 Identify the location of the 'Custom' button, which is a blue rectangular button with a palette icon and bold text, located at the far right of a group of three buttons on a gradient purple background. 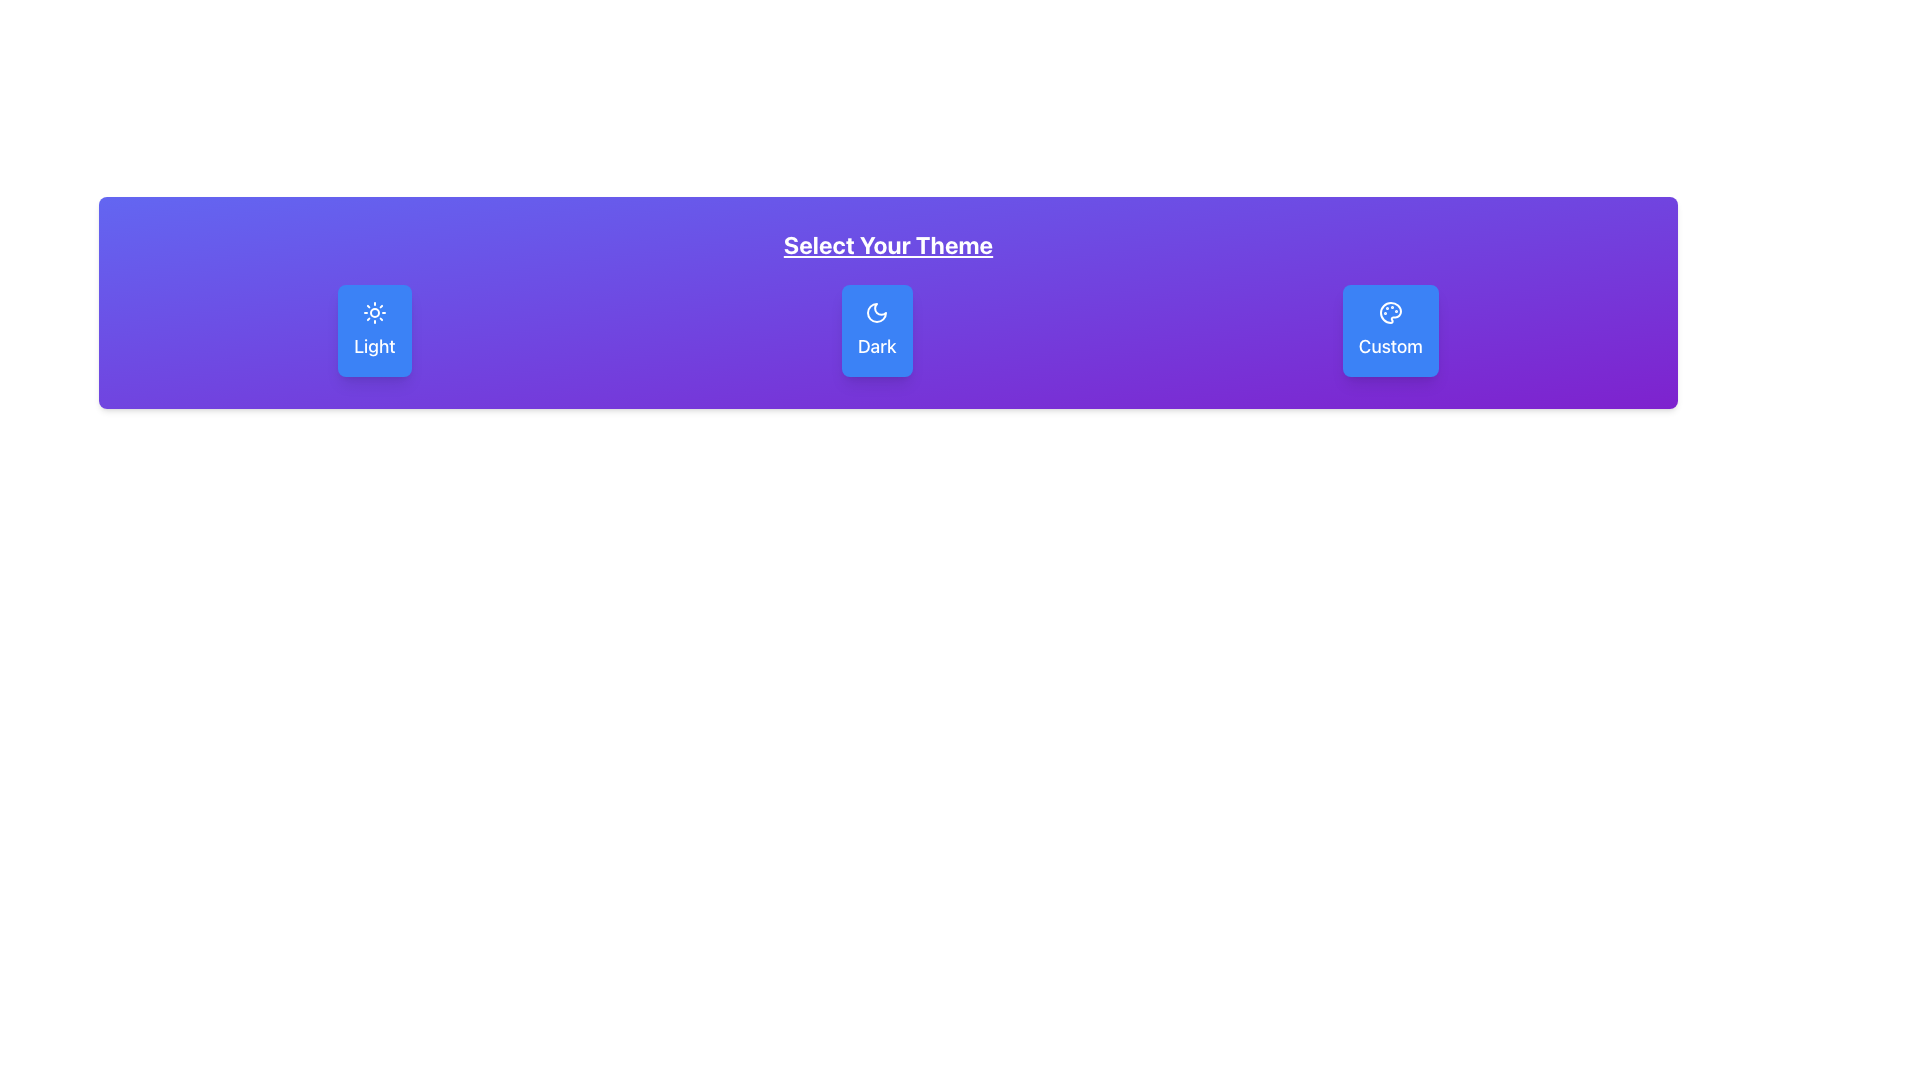
(1389, 346).